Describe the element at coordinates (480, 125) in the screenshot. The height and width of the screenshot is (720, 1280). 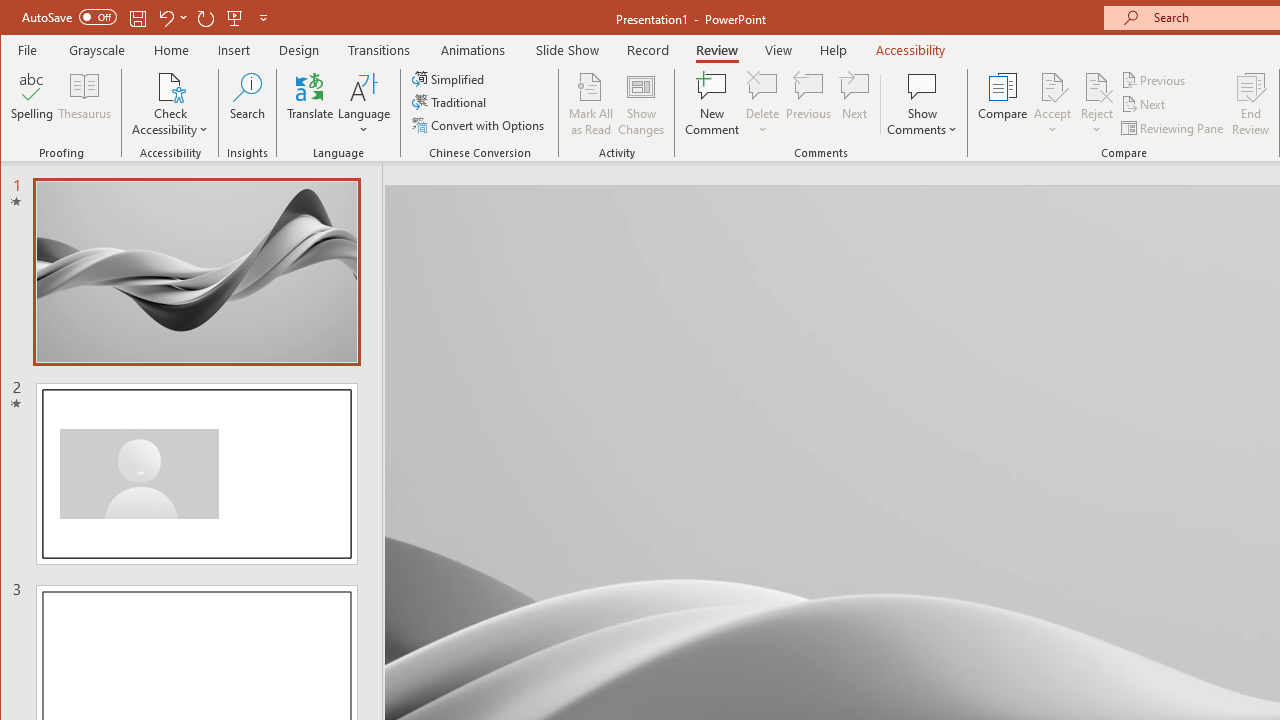
I see `'Convert with Options...'` at that location.